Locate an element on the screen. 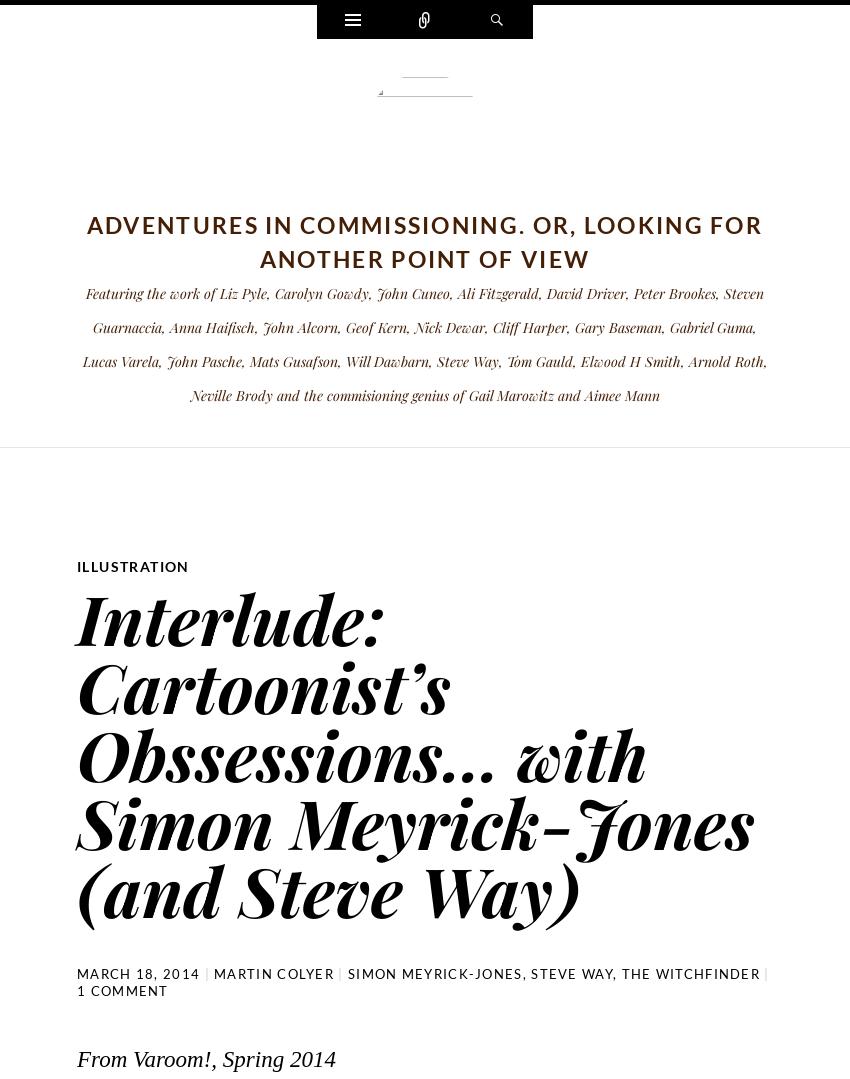 This screenshot has width=850, height=1079. 'Simon Meyrick-Jones' is located at coordinates (433, 972).